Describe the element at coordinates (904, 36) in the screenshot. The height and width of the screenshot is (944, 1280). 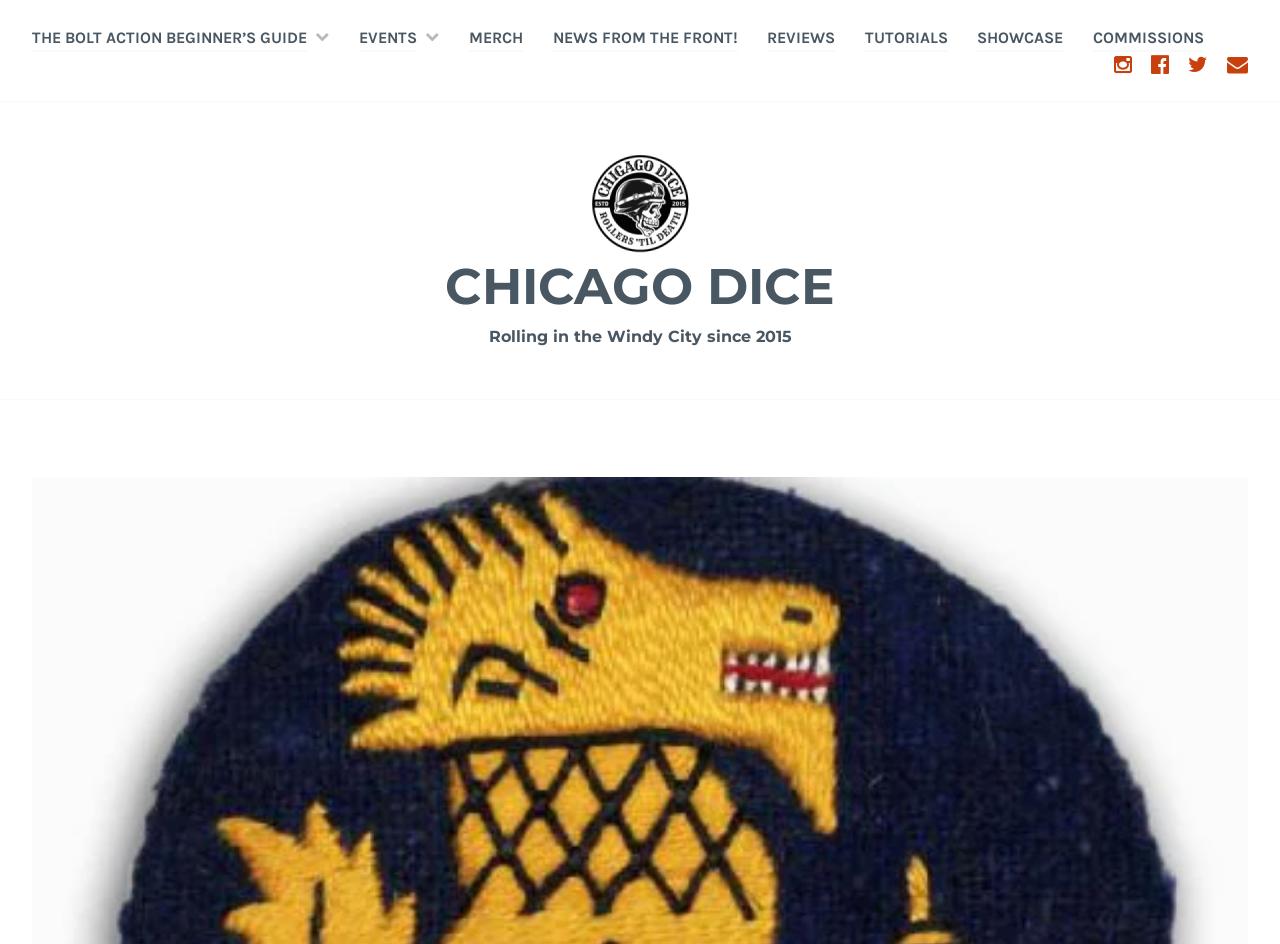
I see `'tutorials'` at that location.